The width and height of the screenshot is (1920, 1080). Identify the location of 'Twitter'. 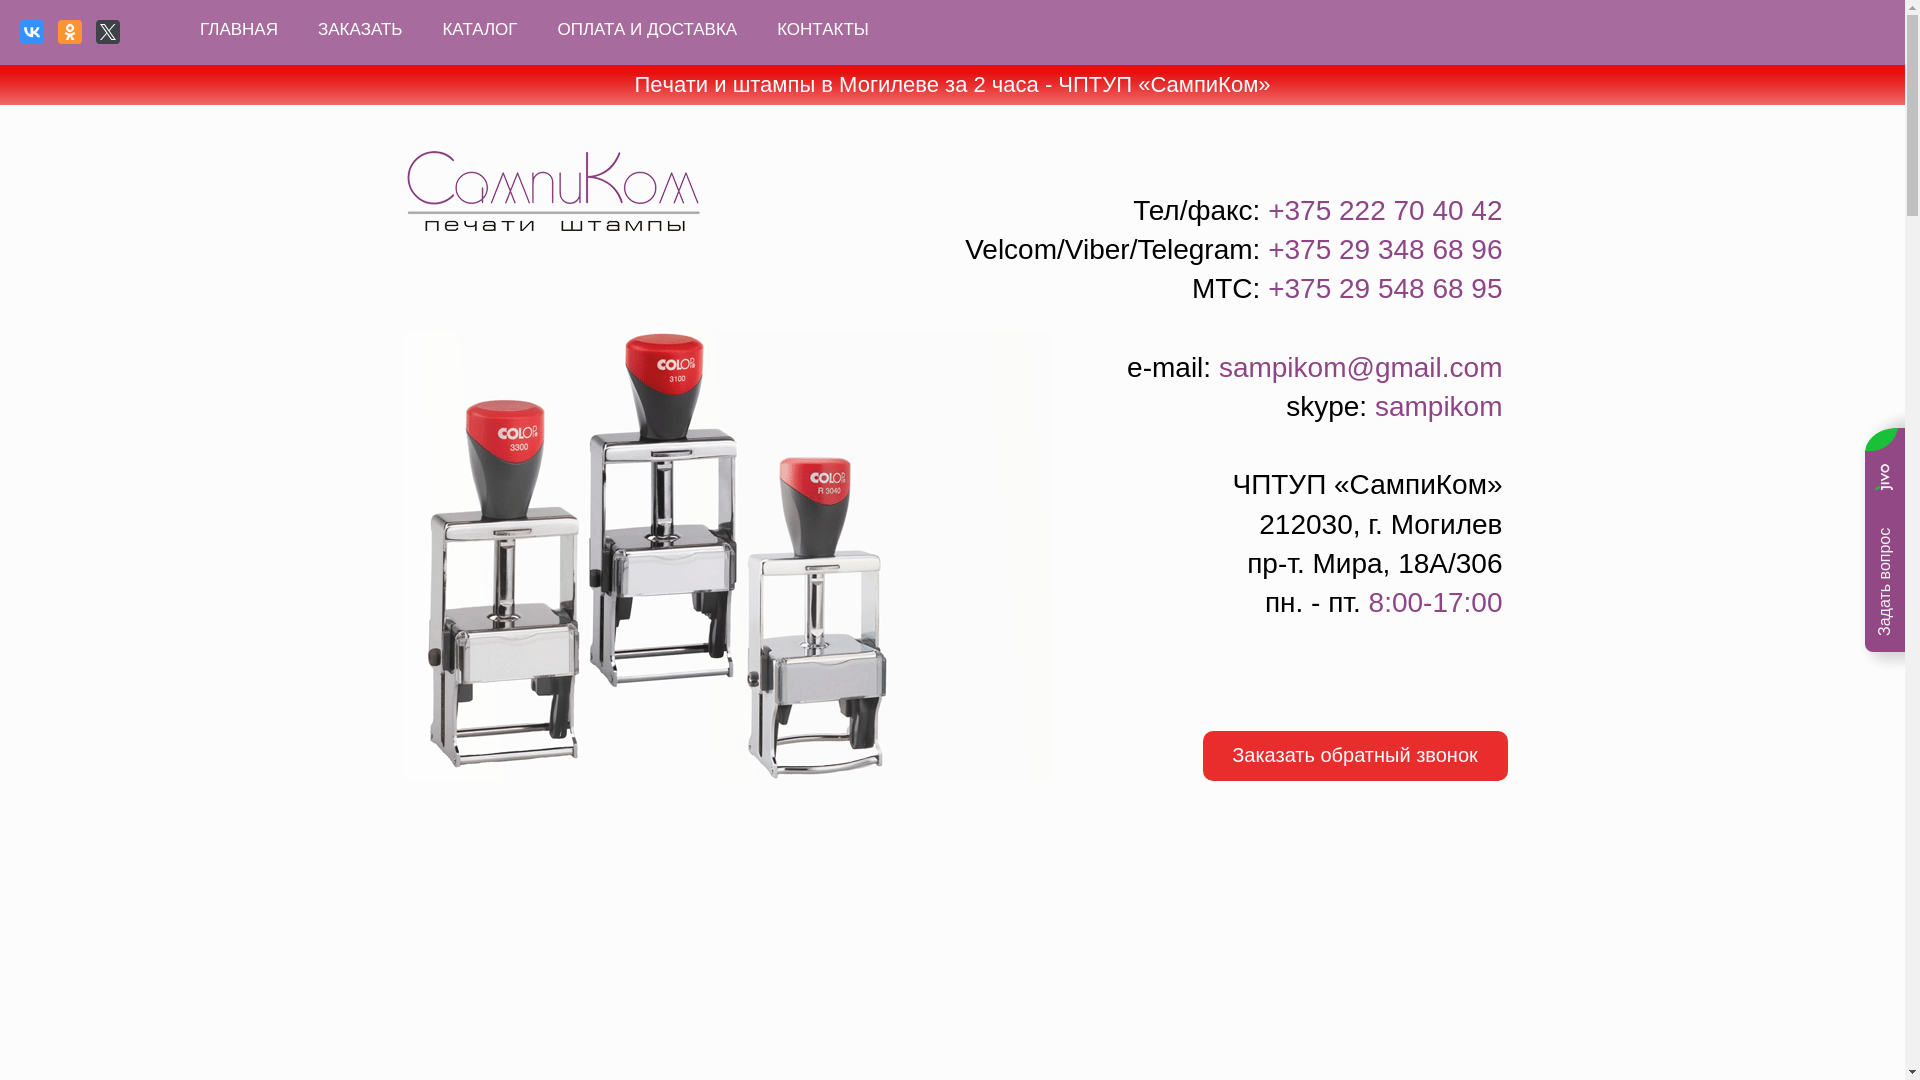
(107, 31).